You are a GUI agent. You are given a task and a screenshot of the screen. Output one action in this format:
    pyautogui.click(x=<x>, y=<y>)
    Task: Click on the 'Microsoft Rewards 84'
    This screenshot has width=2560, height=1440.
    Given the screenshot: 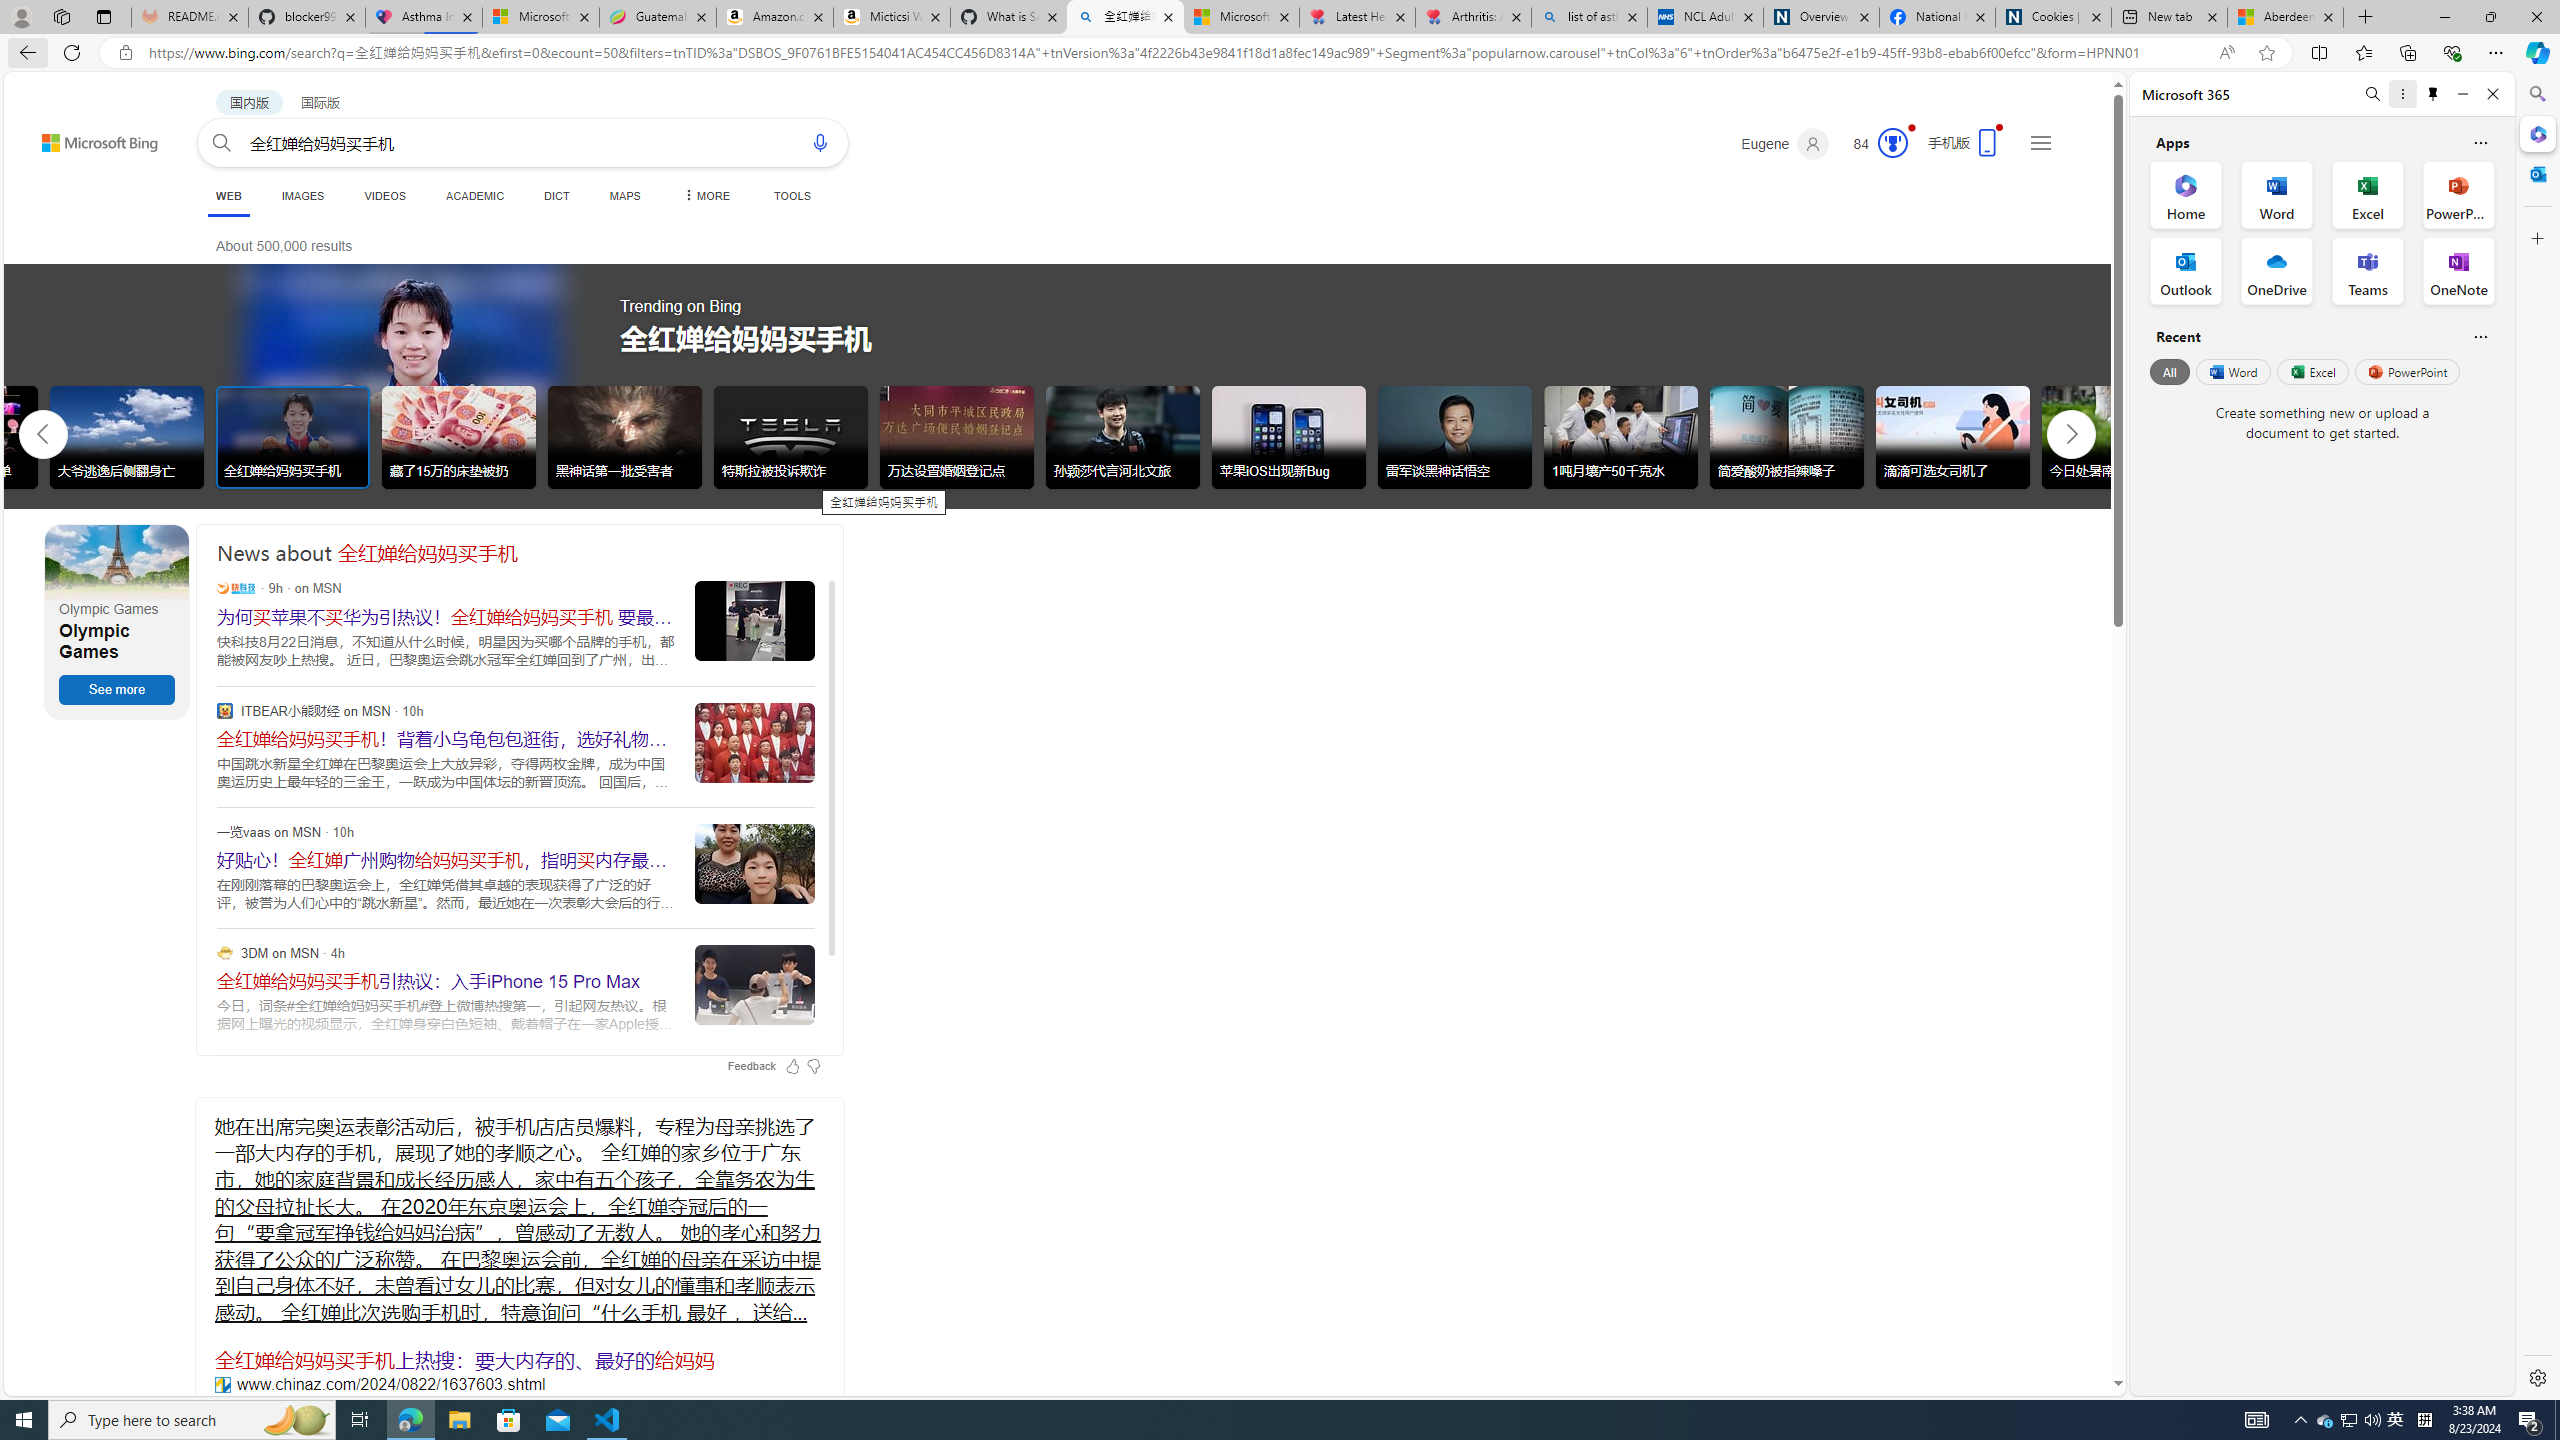 What is the action you would take?
    pyautogui.click(x=1872, y=143)
    